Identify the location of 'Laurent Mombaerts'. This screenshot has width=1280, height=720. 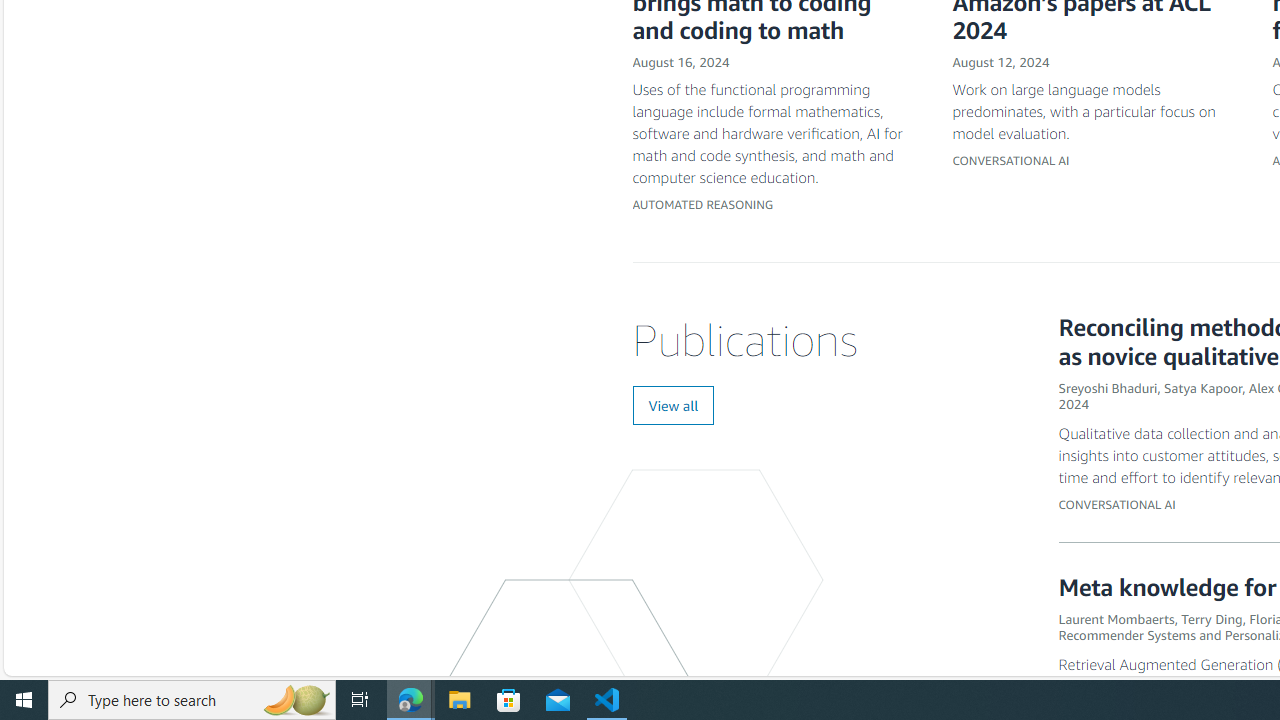
(1115, 617).